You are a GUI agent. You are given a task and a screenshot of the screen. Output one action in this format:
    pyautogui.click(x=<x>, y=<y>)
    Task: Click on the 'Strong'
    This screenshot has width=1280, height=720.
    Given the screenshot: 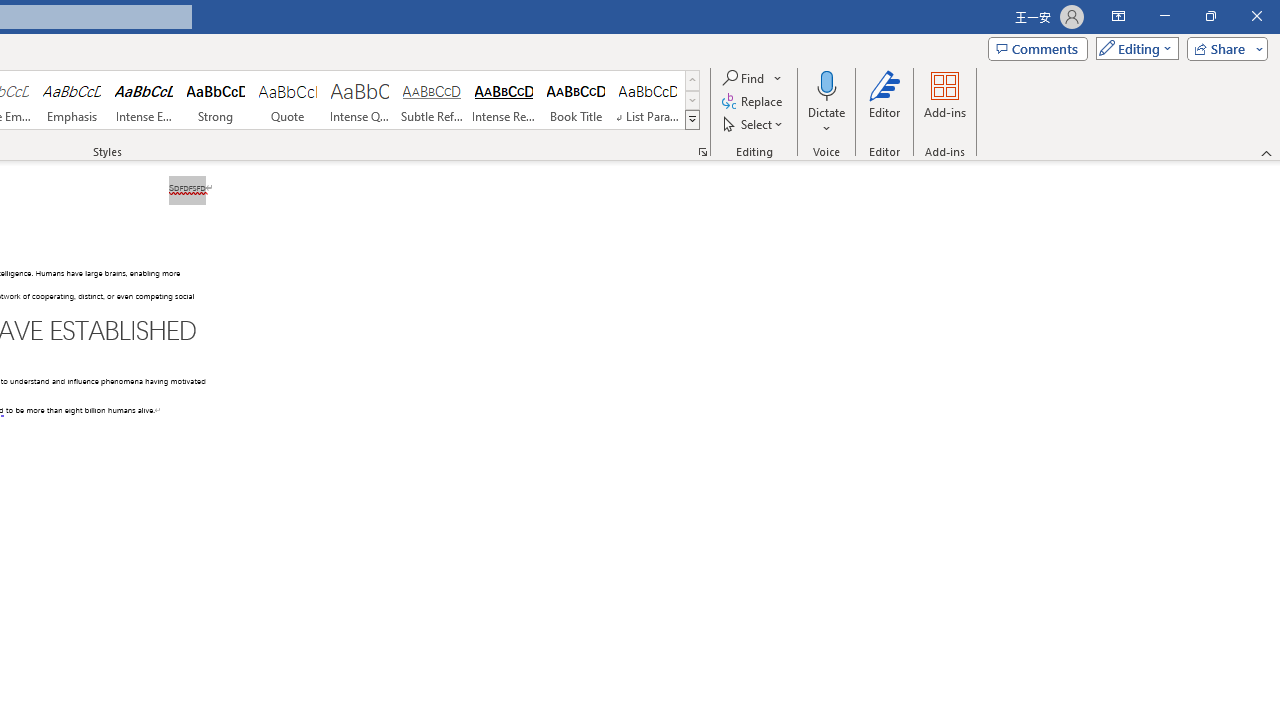 What is the action you would take?
    pyautogui.click(x=216, y=100)
    